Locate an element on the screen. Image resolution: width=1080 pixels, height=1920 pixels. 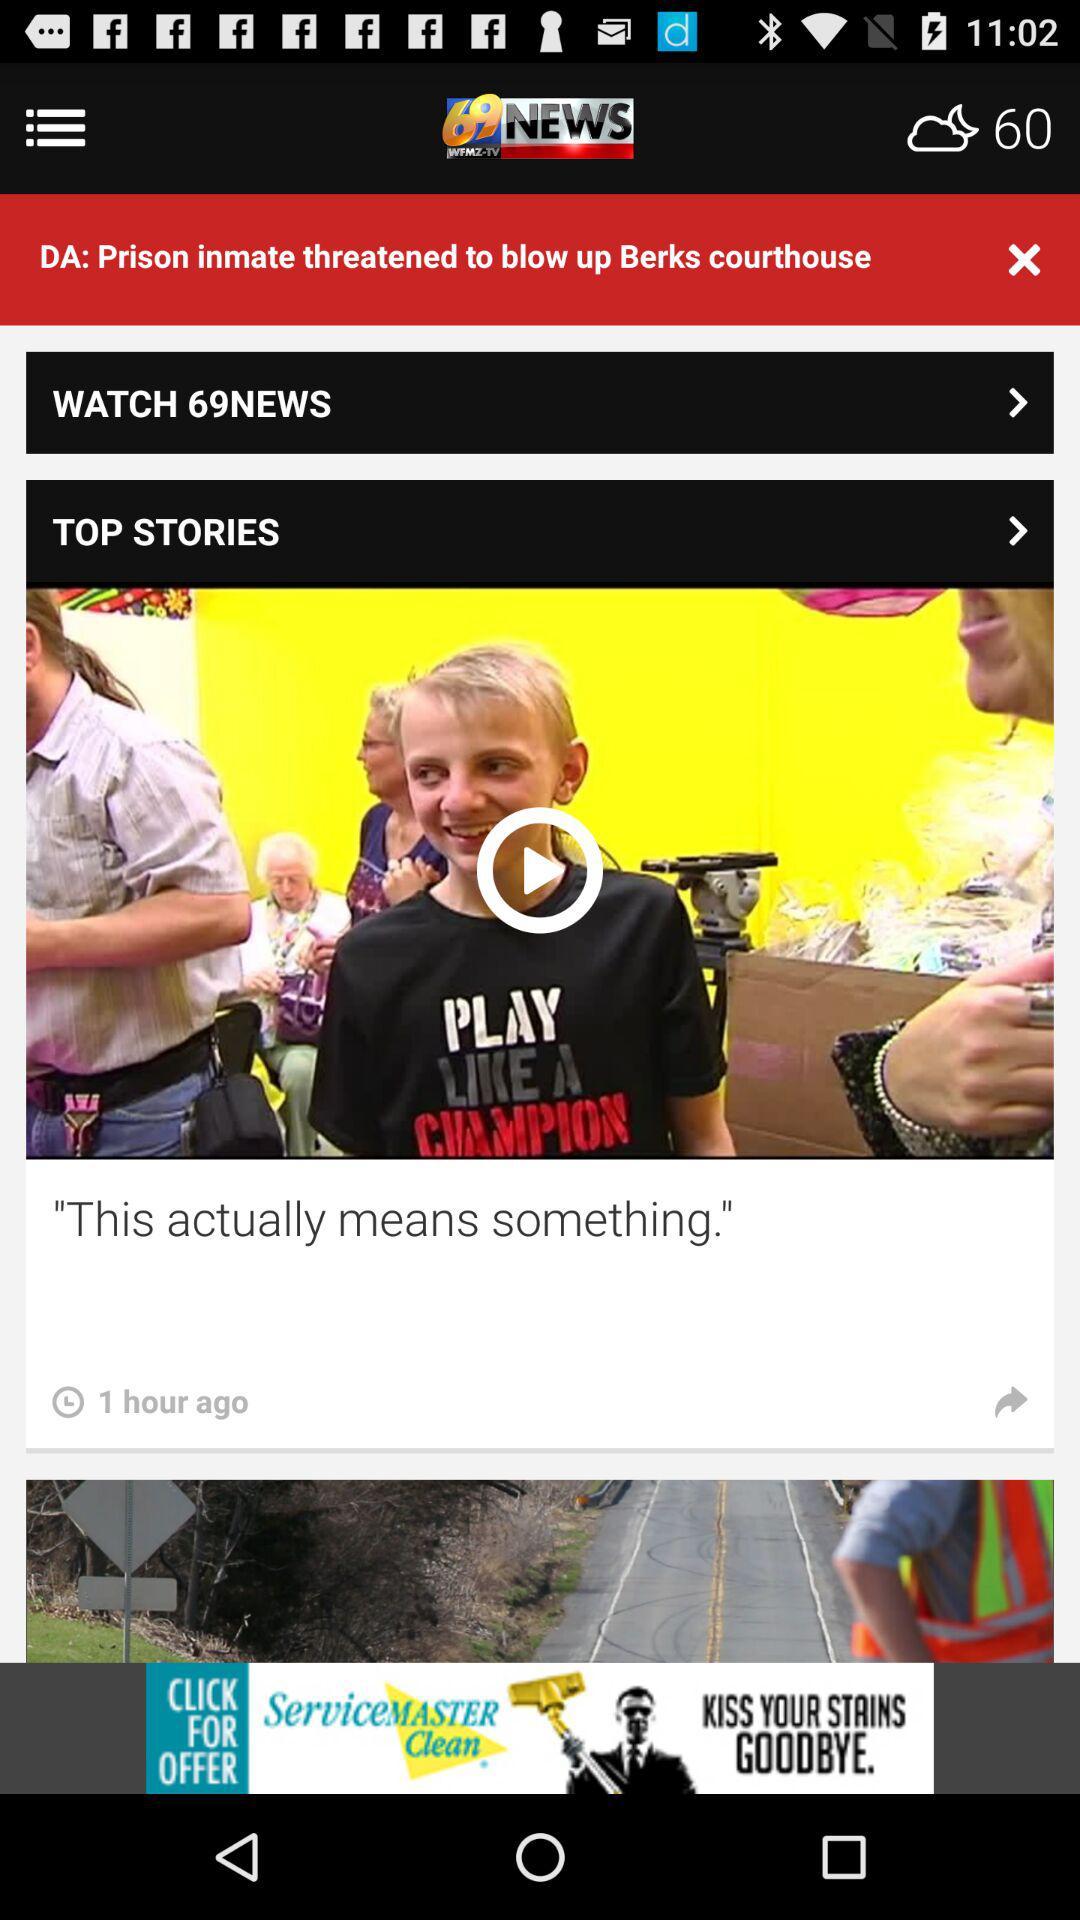
advertisement banner is located at coordinates (540, 1727).